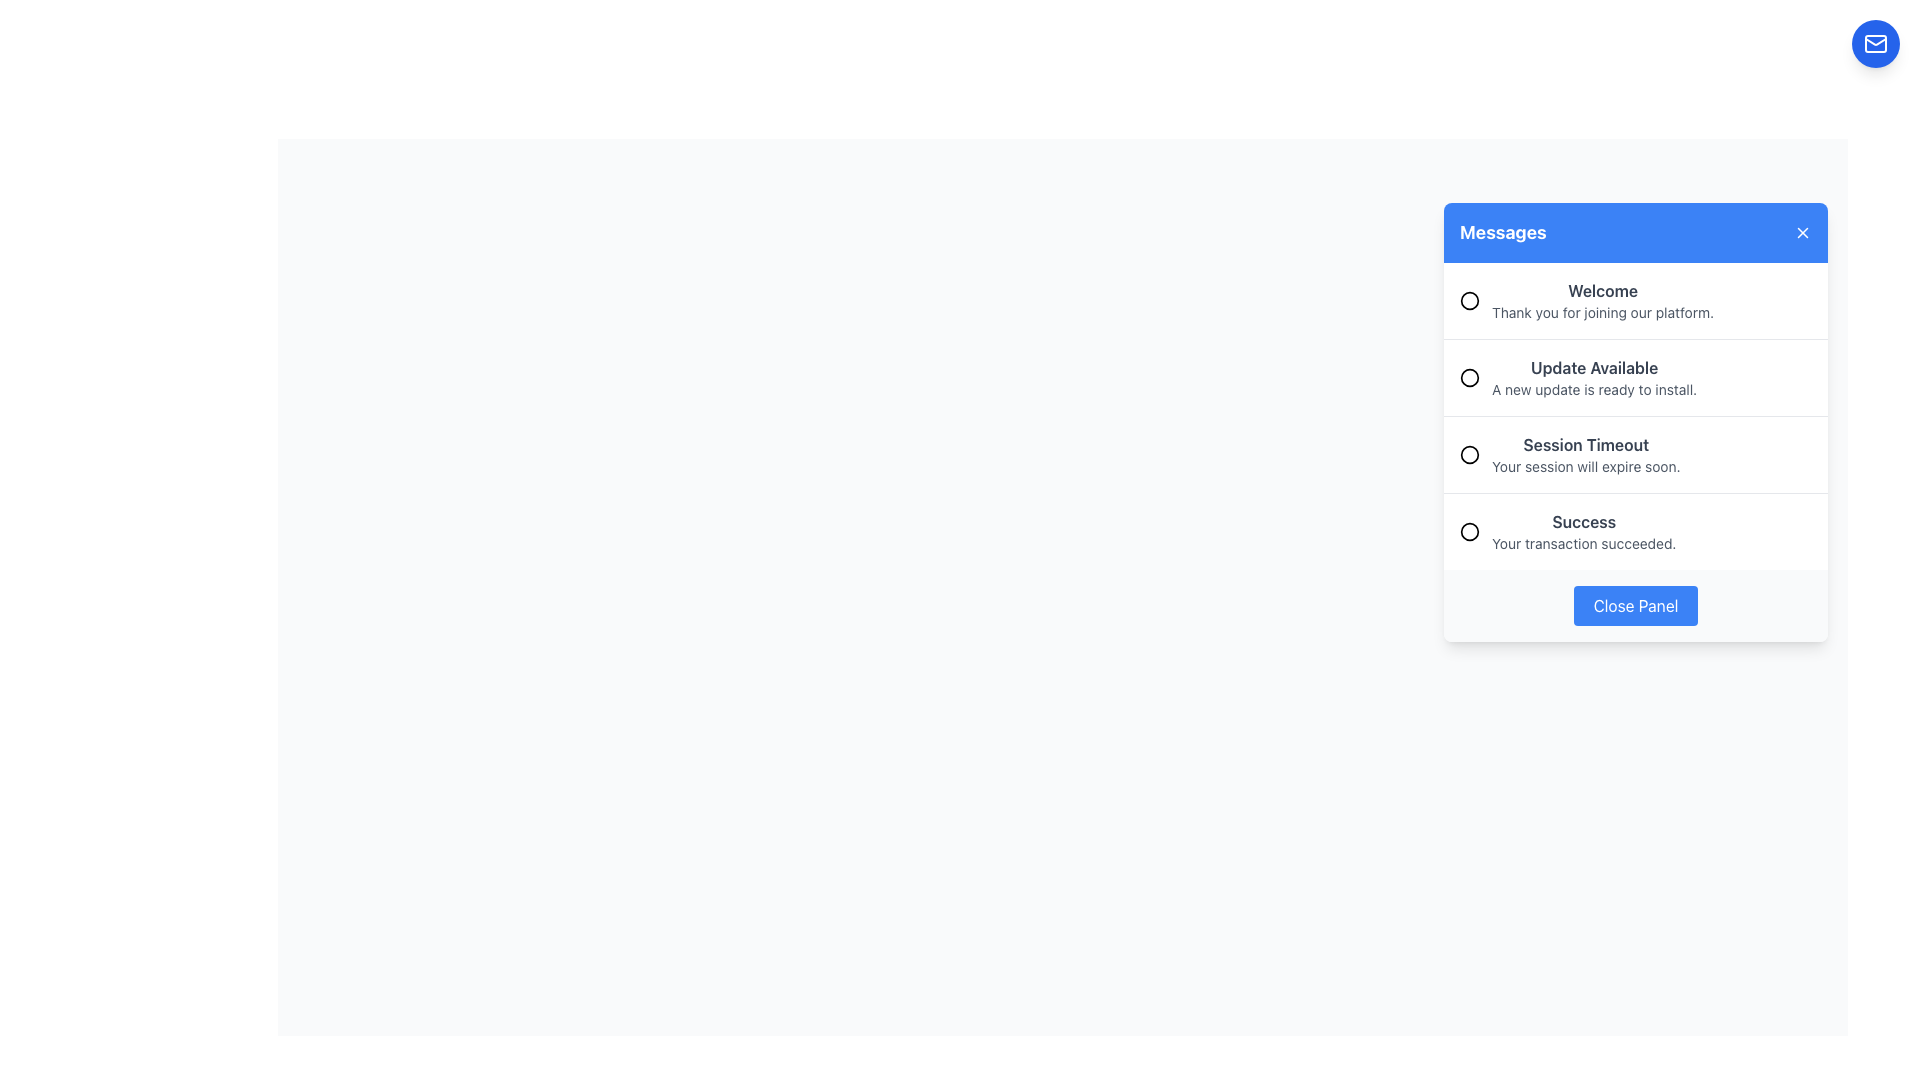 This screenshot has height=1080, width=1920. Describe the element at coordinates (1469, 378) in the screenshot. I see `the circular blue icon with a thin border located to the left of the 'Update Available' text in the second entry of the 'Messages' panel` at that location.